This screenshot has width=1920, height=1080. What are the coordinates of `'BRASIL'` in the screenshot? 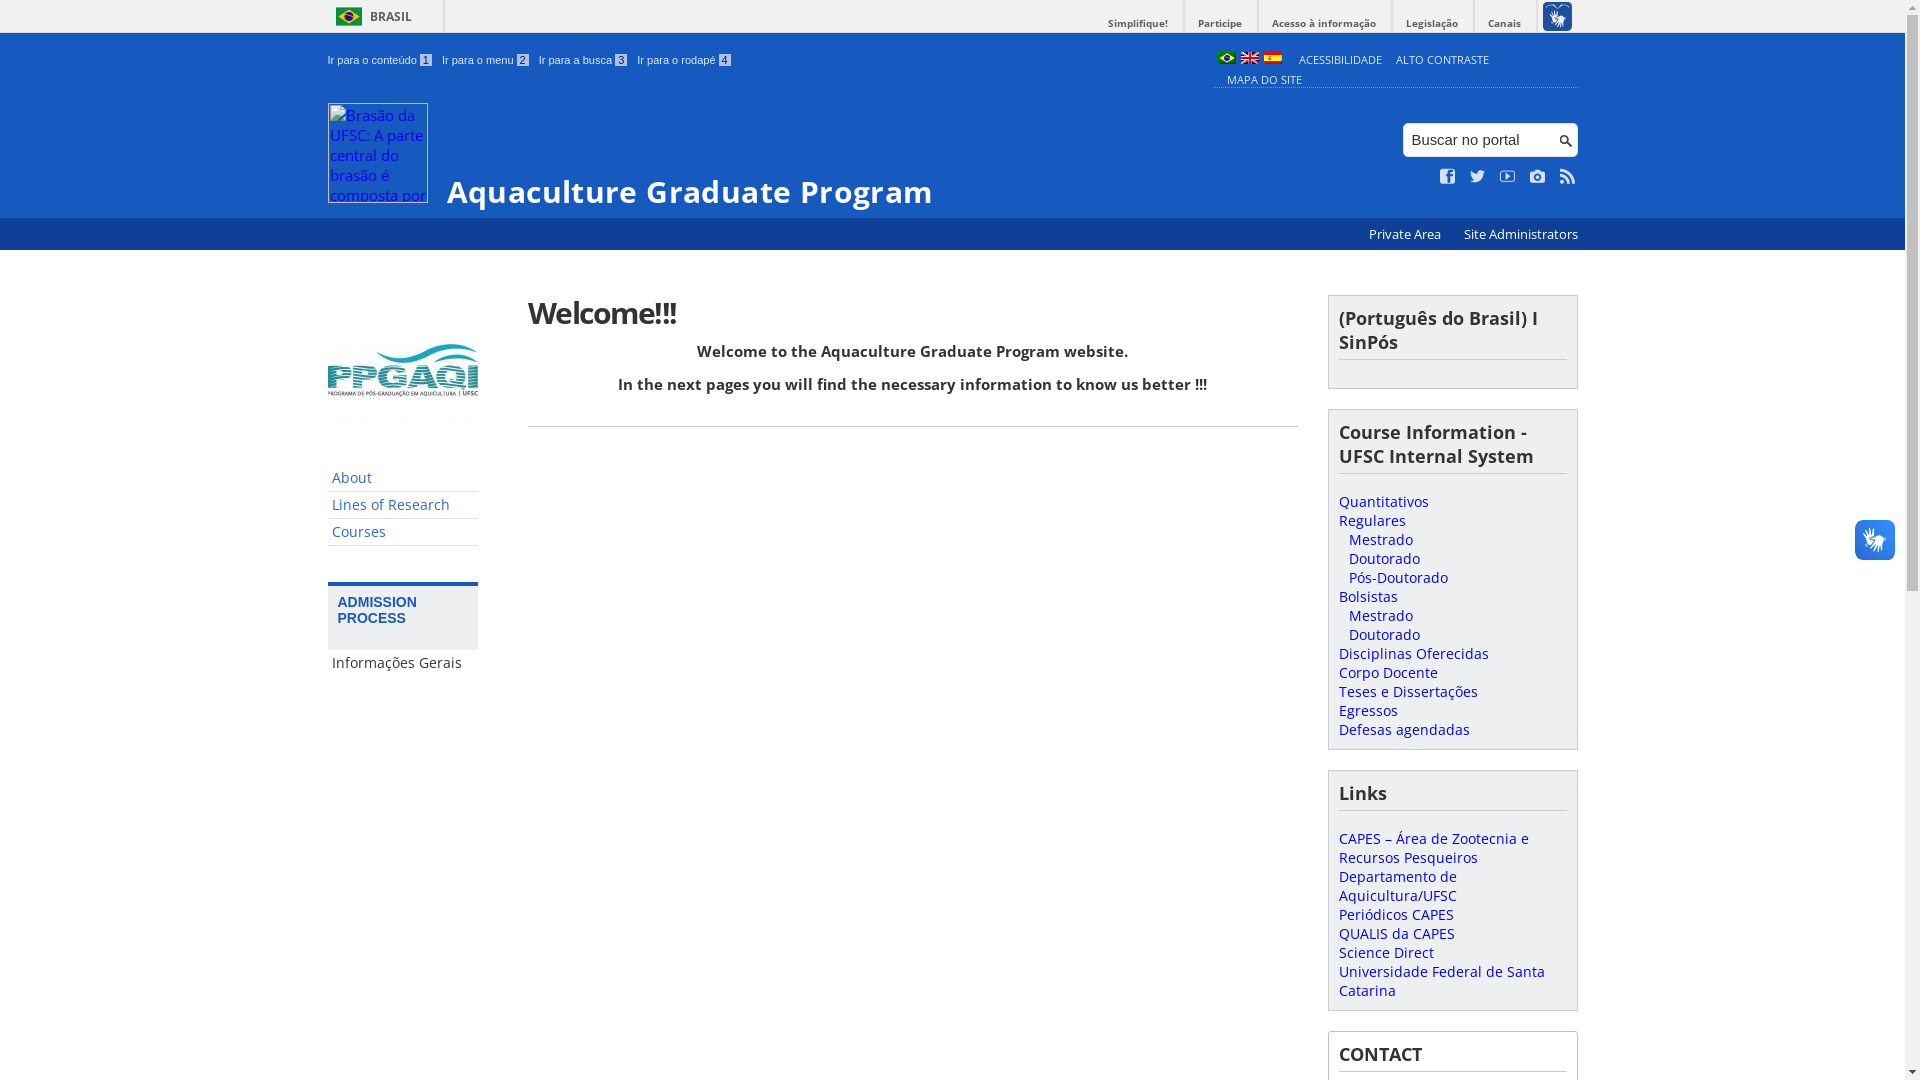 It's located at (370, 16).